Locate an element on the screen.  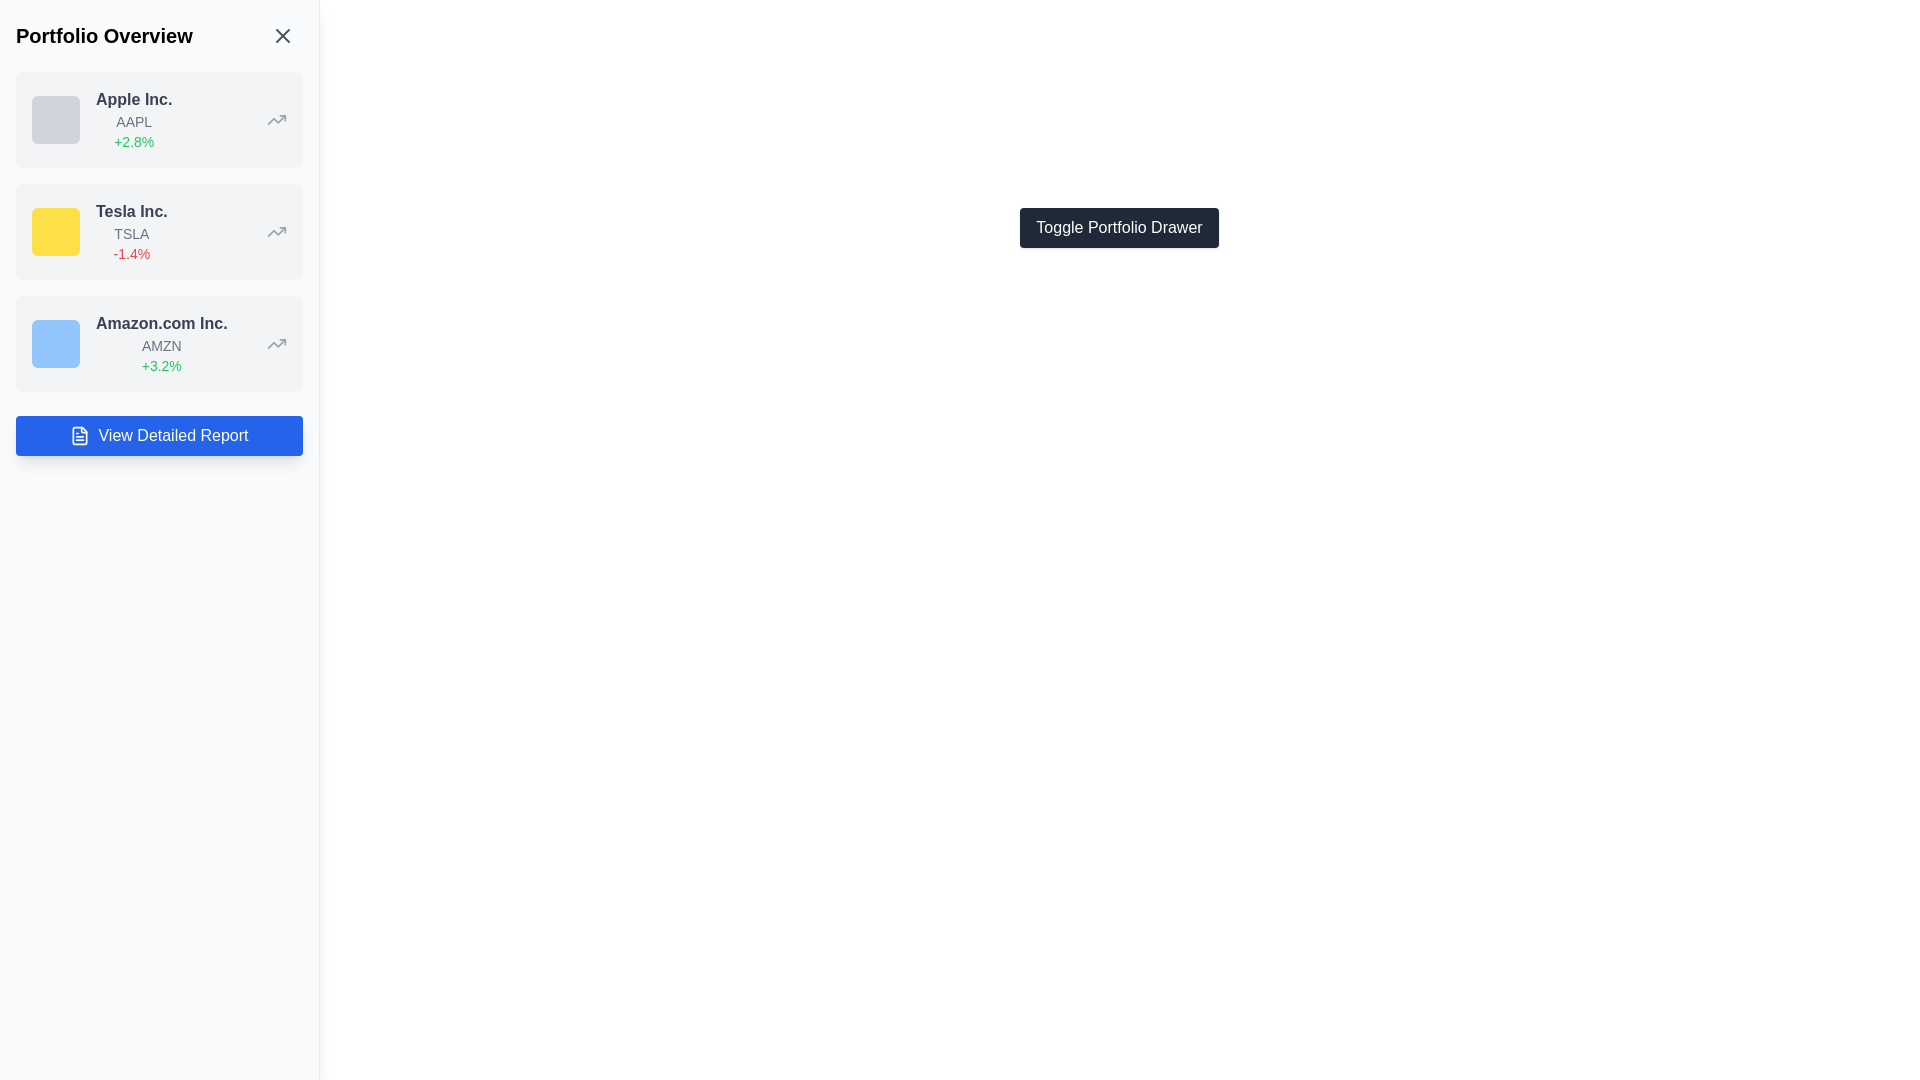
text label displaying '+3.2%' in green color, which signifies a positive change, located in the third tile below 'Amazon.com Inc.' and 'AMZN' is located at coordinates (161, 366).